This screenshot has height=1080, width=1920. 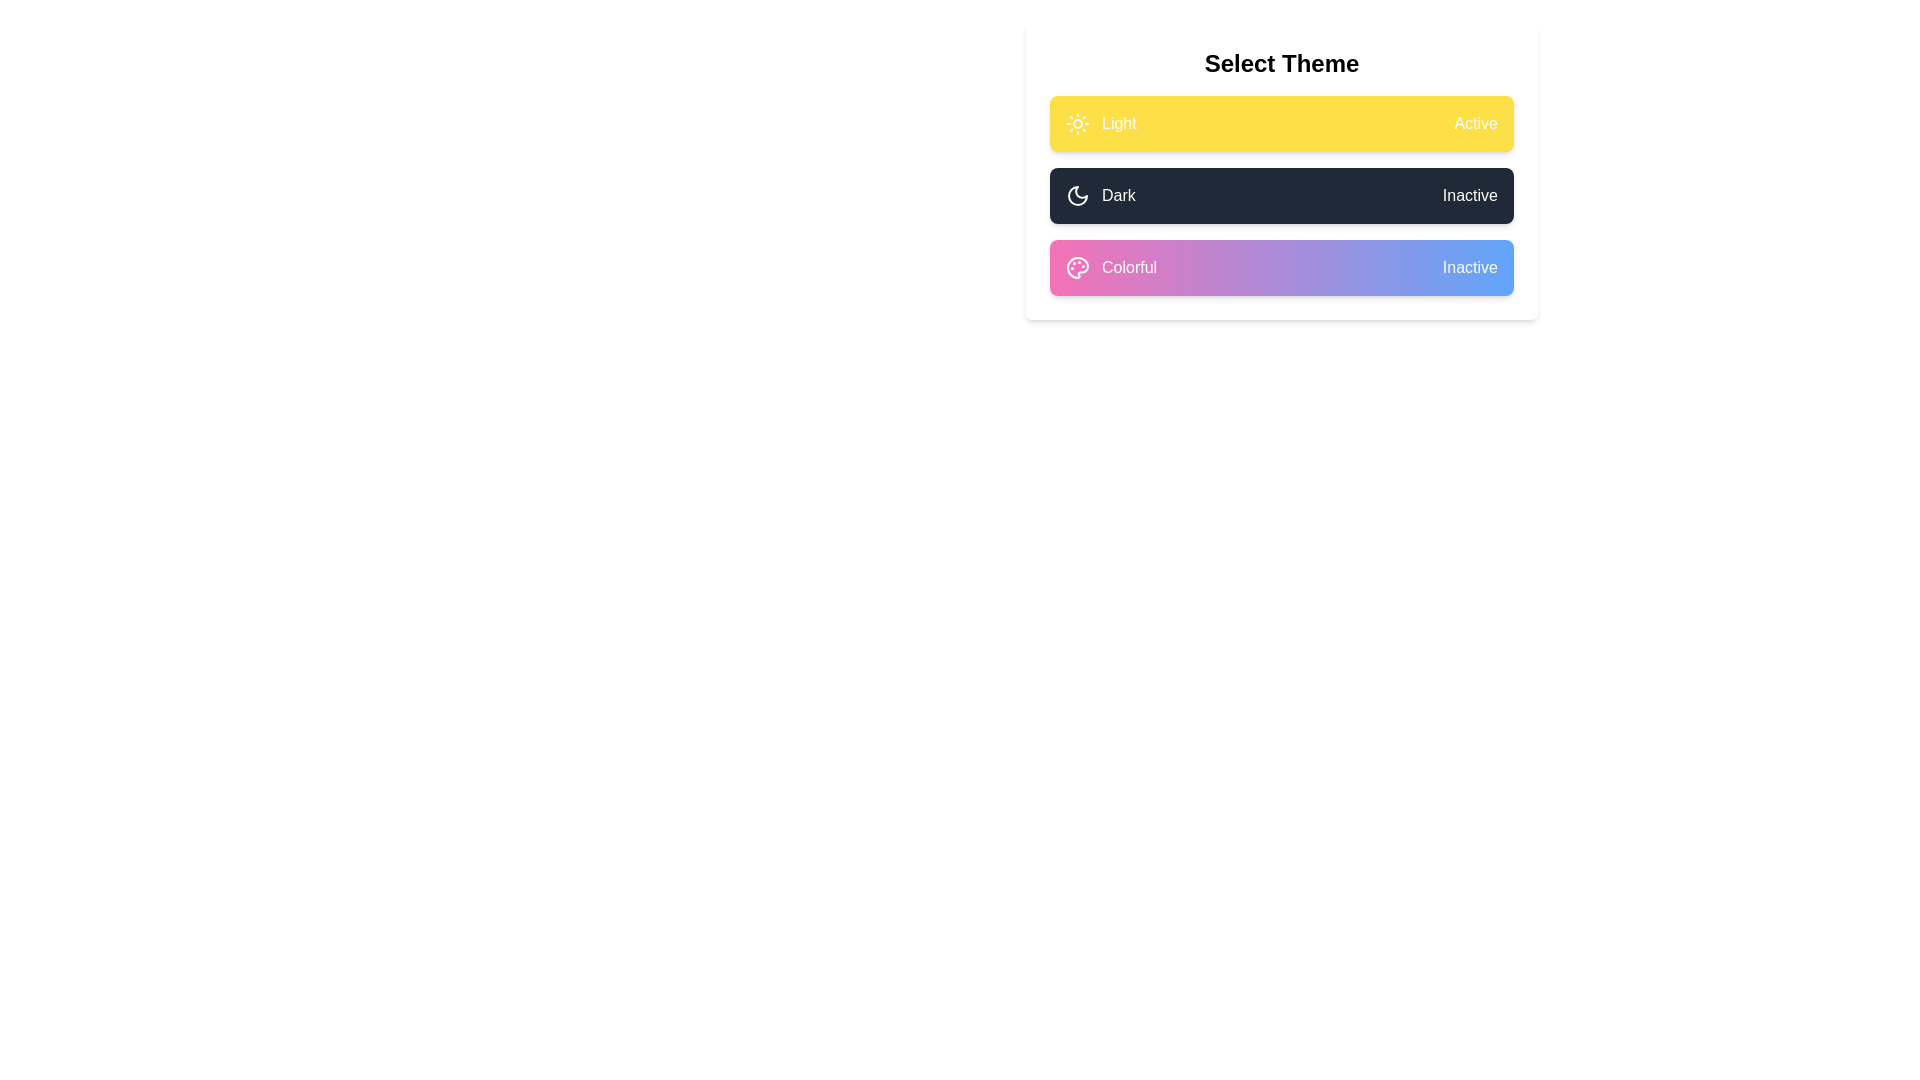 What do you see at coordinates (1281, 196) in the screenshot?
I see `the label and icon for the theme Dark` at bounding box center [1281, 196].